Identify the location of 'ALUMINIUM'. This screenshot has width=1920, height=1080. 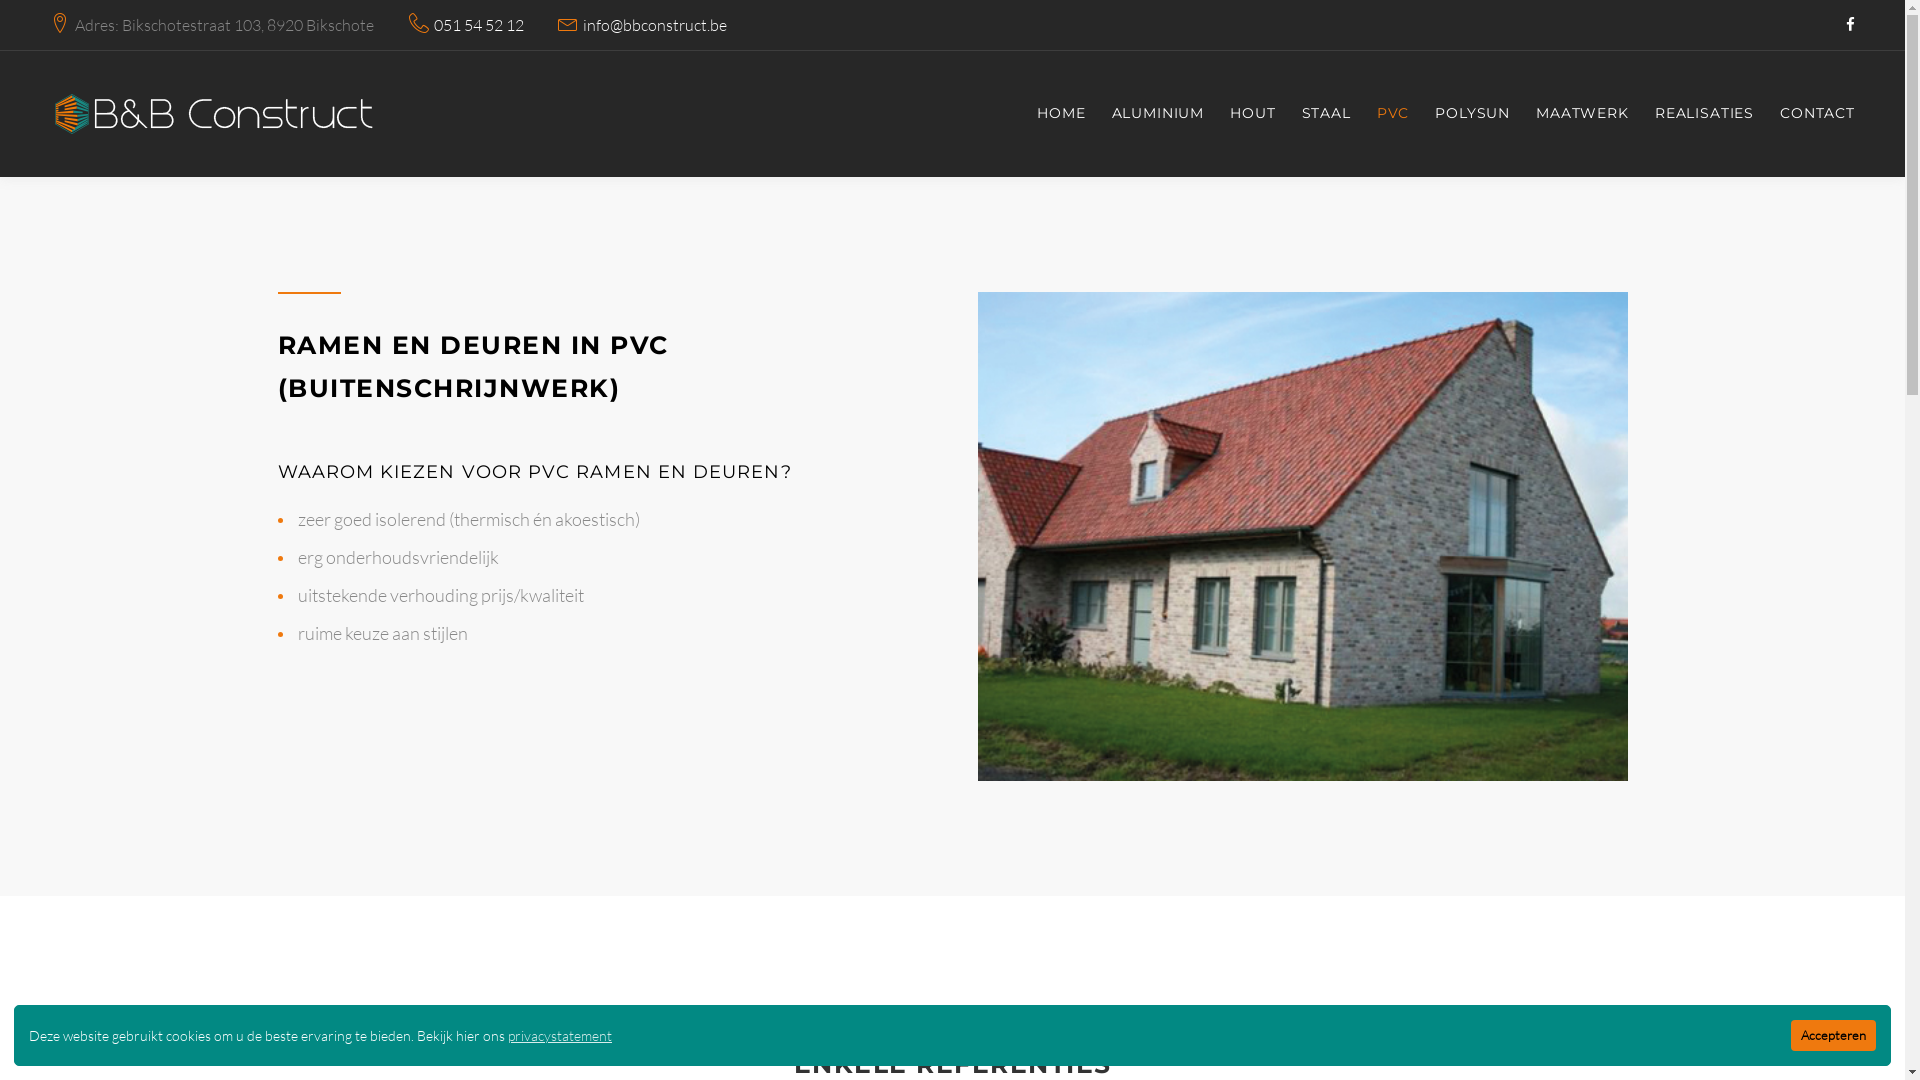
(1158, 114).